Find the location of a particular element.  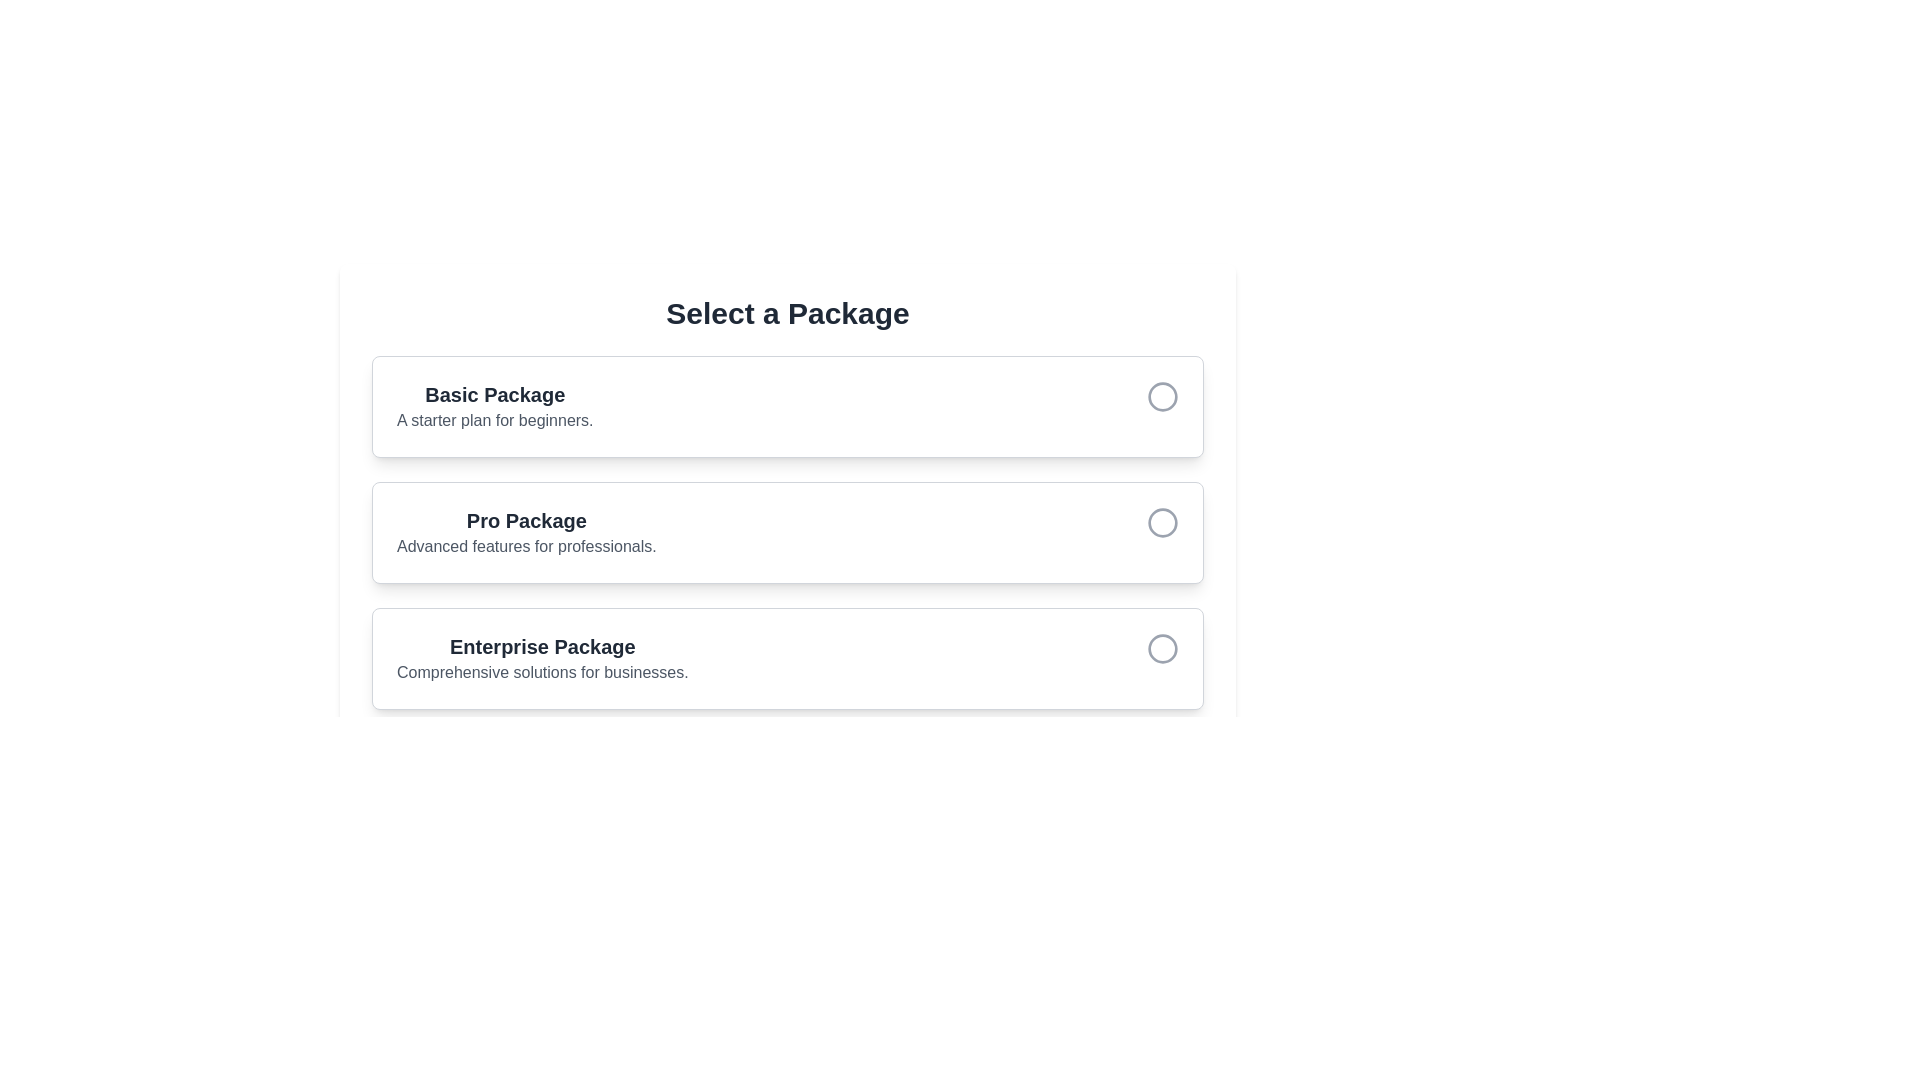

the Circular icon representing the 'Basic Package' option within the SVG element, which is the first option in the list of icons is located at coordinates (1162, 397).